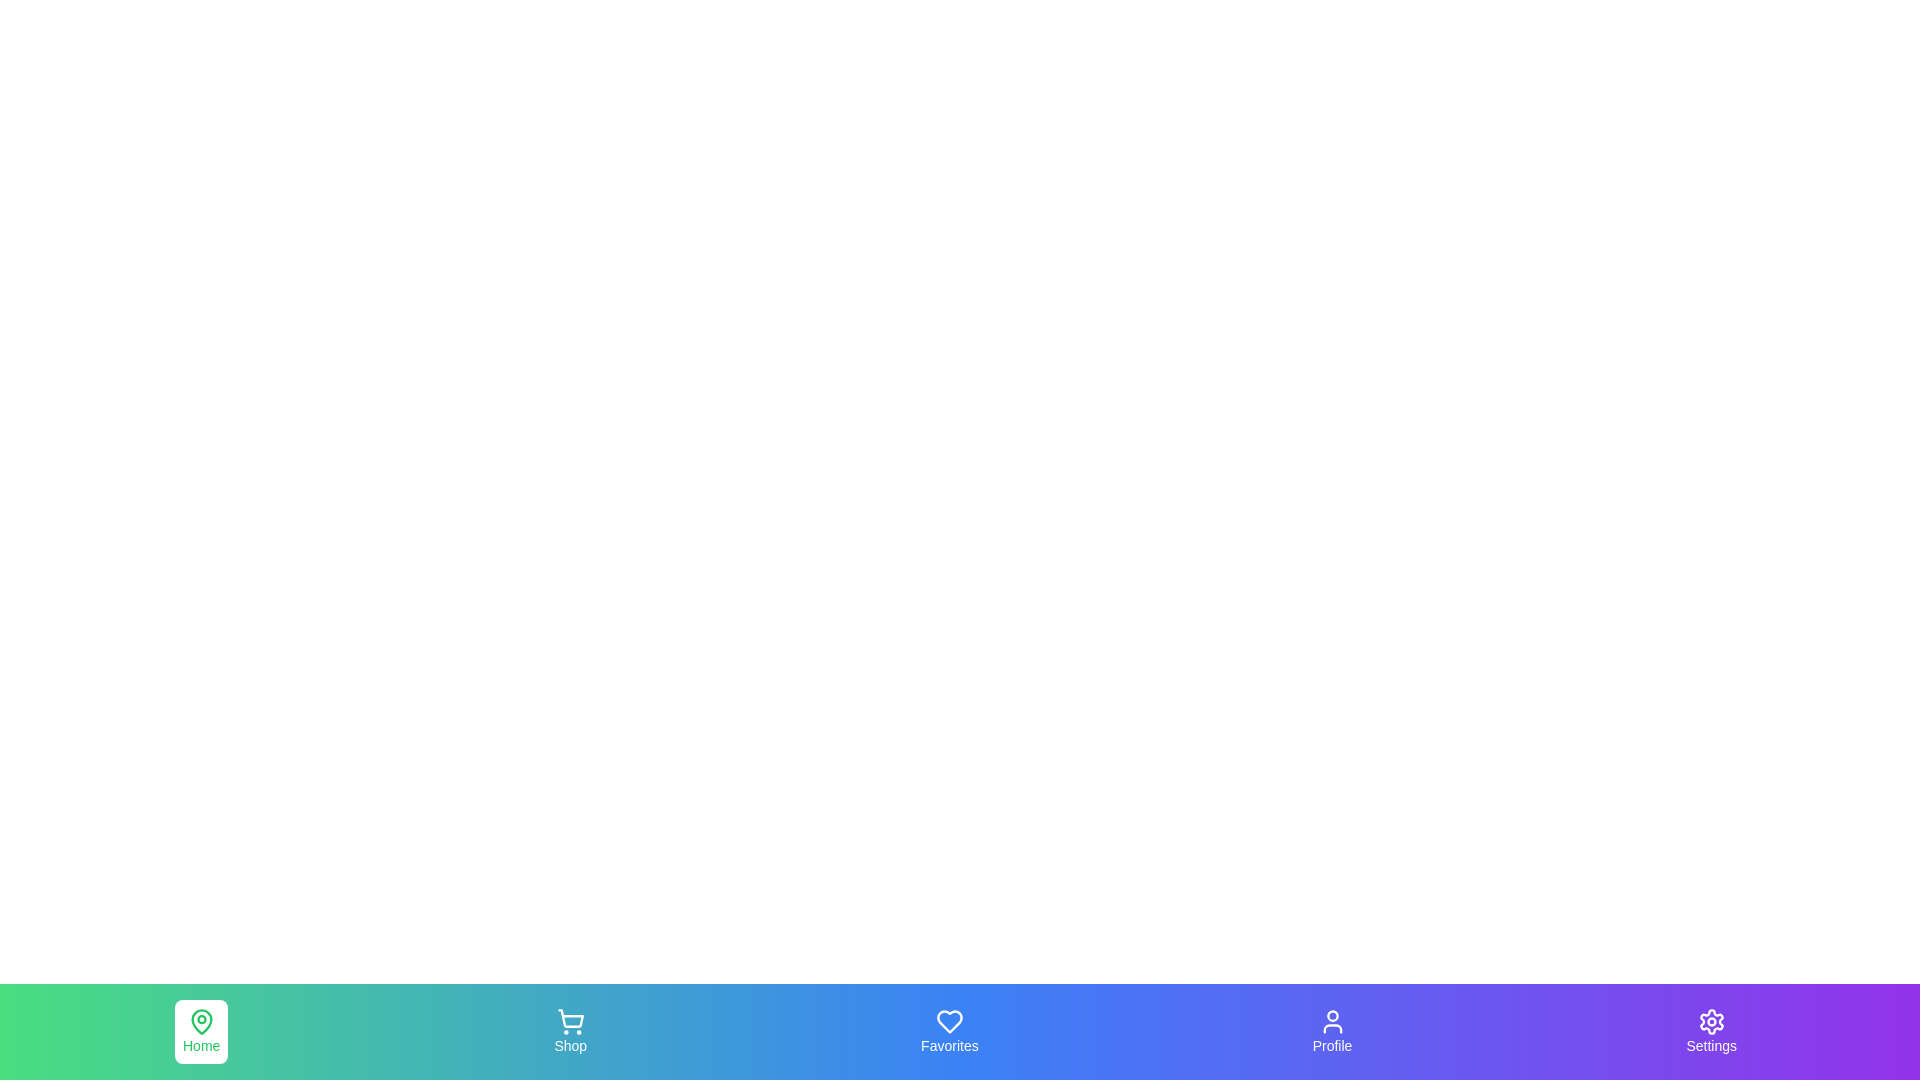 This screenshot has width=1920, height=1080. What do you see at coordinates (1709, 1032) in the screenshot?
I see `the tab icon for Settings for visual inspection` at bounding box center [1709, 1032].